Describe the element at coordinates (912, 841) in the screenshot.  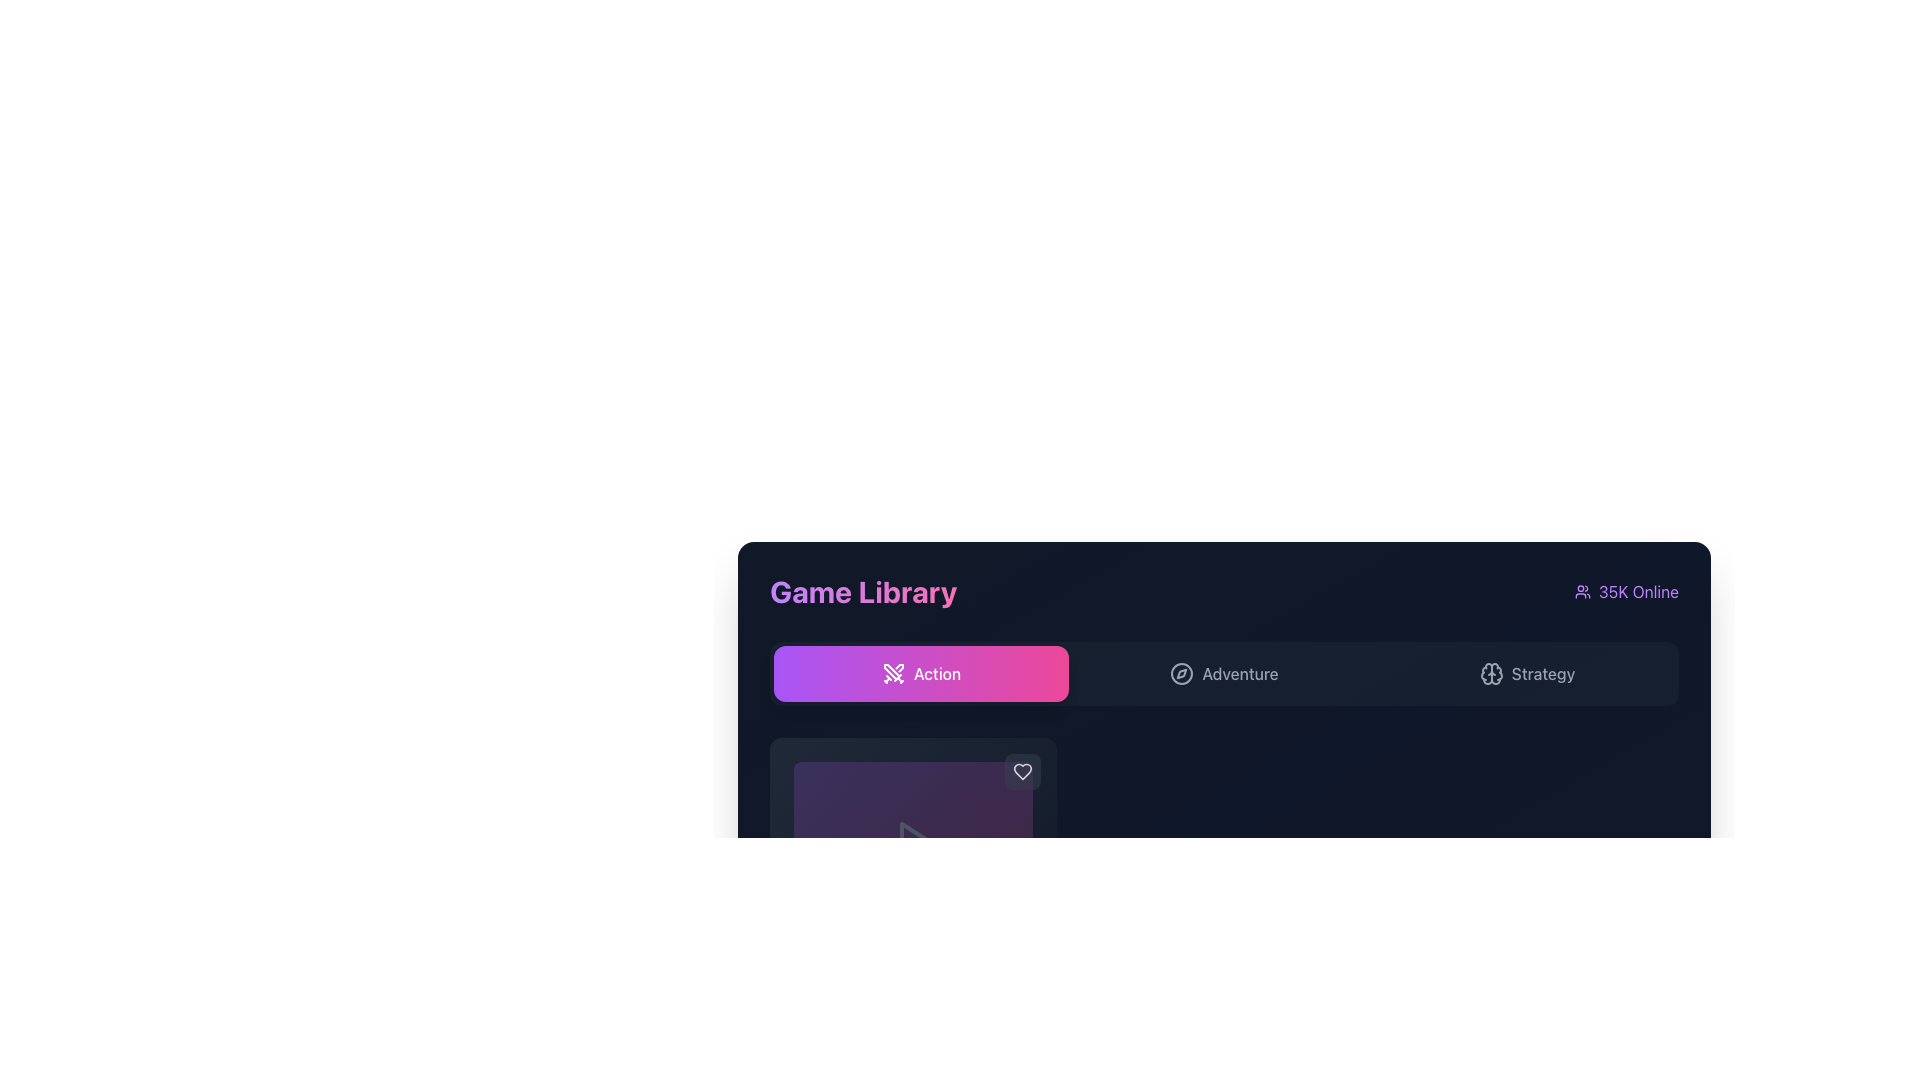
I see `the Play button (SVG icon) located below the 'Game Library' header to initiate playback` at that location.